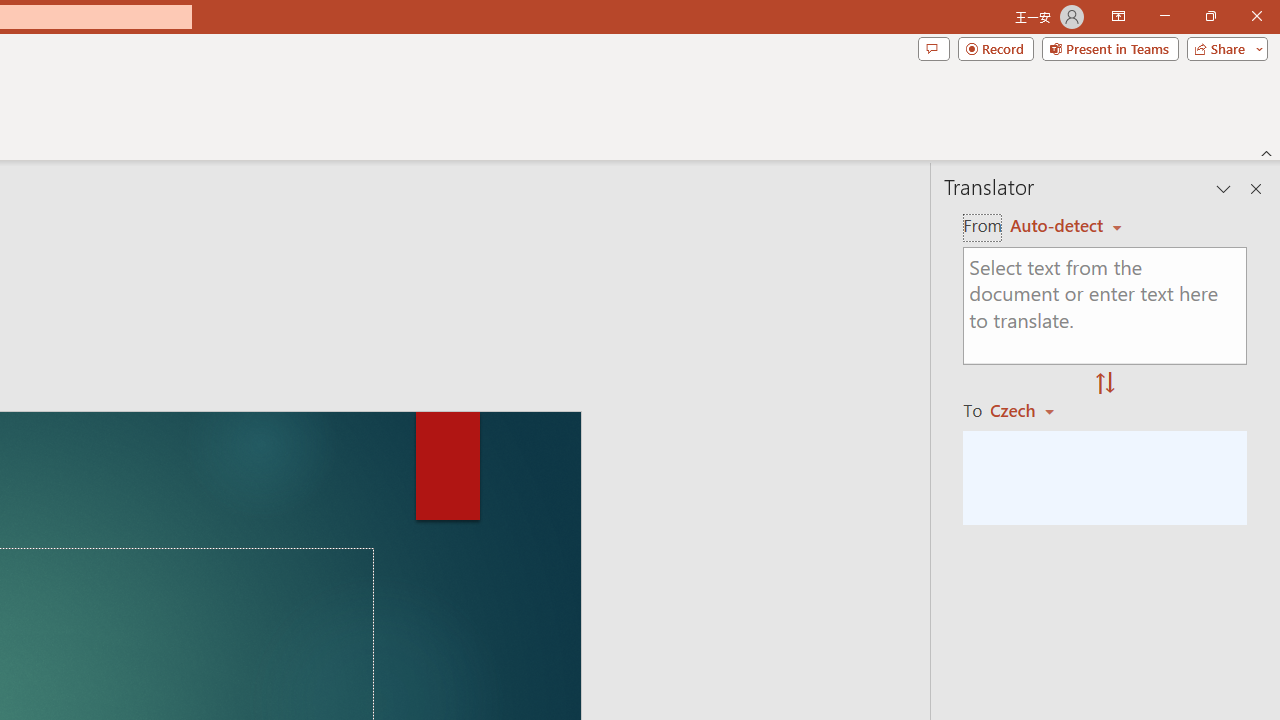 Image resolution: width=1280 pixels, height=720 pixels. What do you see at coordinates (1065, 225) in the screenshot?
I see `'Auto-detect'` at bounding box center [1065, 225].